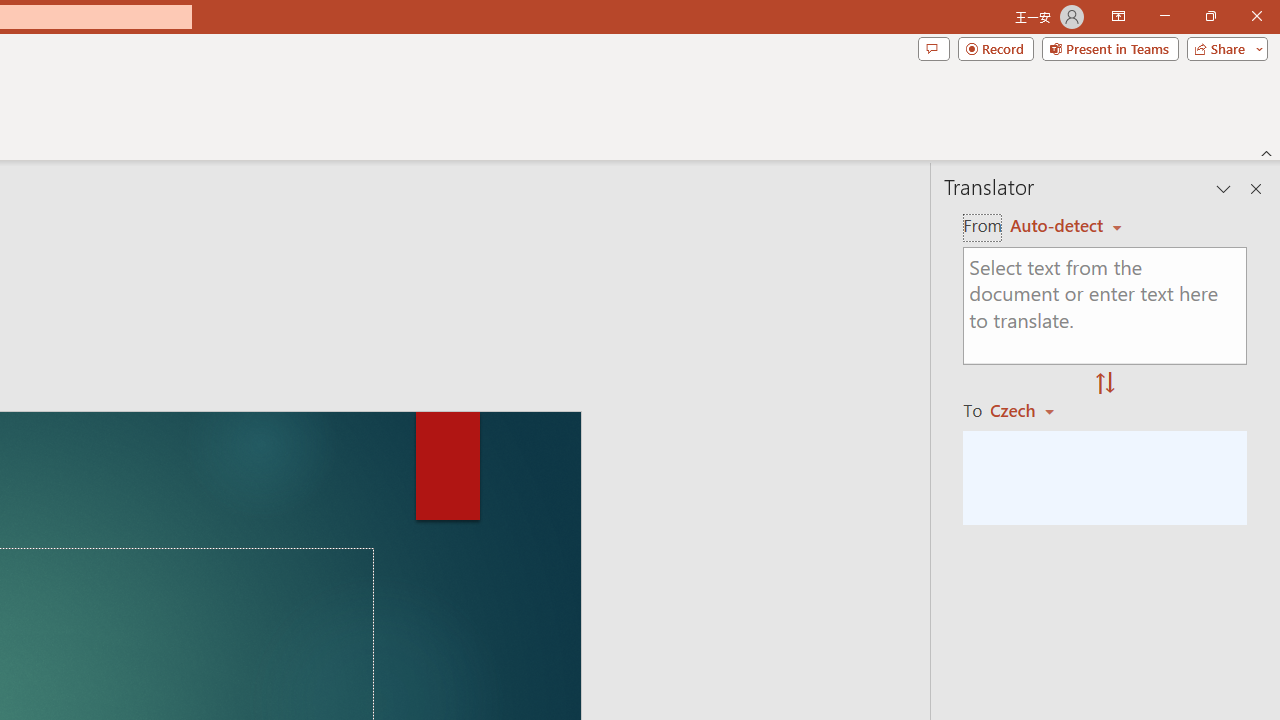 Image resolution: width=1280 pixels, height=720 pixels. What do you see at coordinates (1065, 225) in the screenshot?
I see `'Auto-detect'` at bounding box center [1065, 225].